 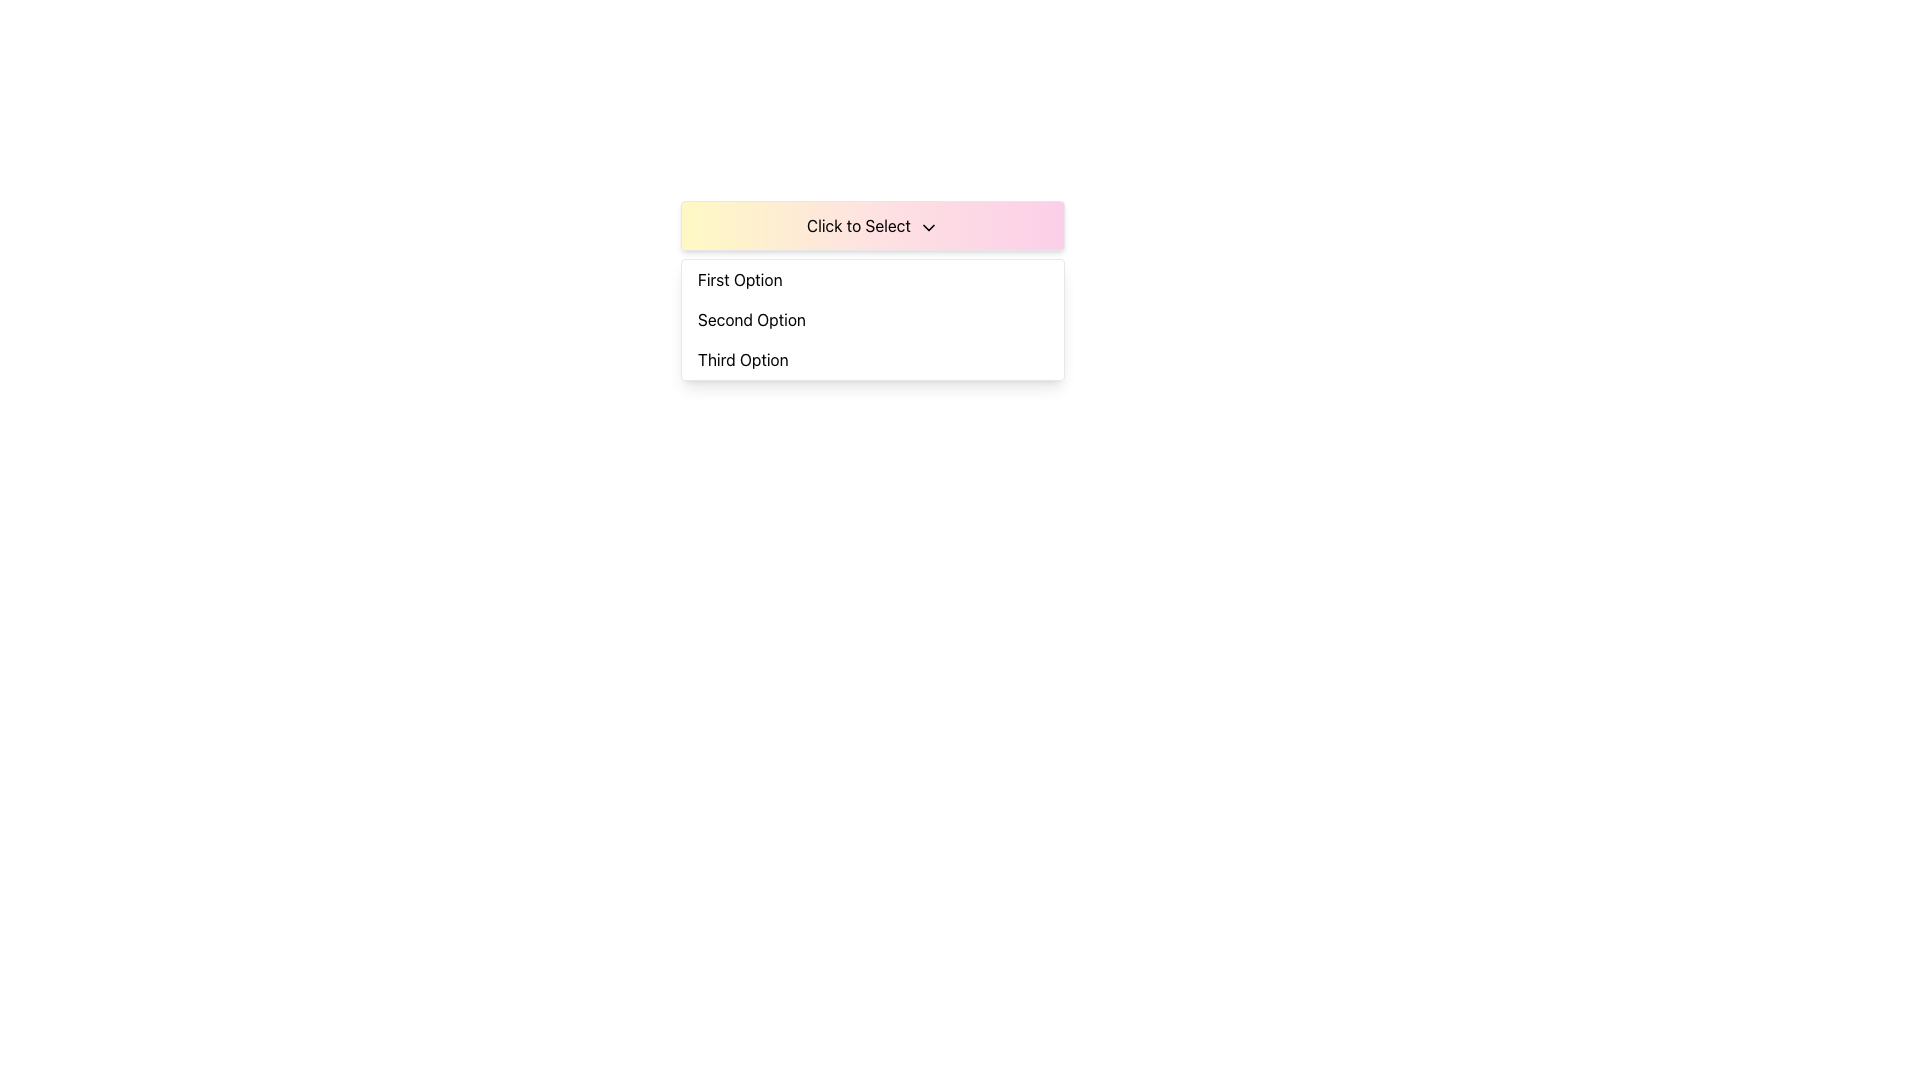 What do you see at coordinates (928, 226) in the screenshot?
I see `the dropdown menu icon located to the right of the 'Click` at bounding box center [928, 226].